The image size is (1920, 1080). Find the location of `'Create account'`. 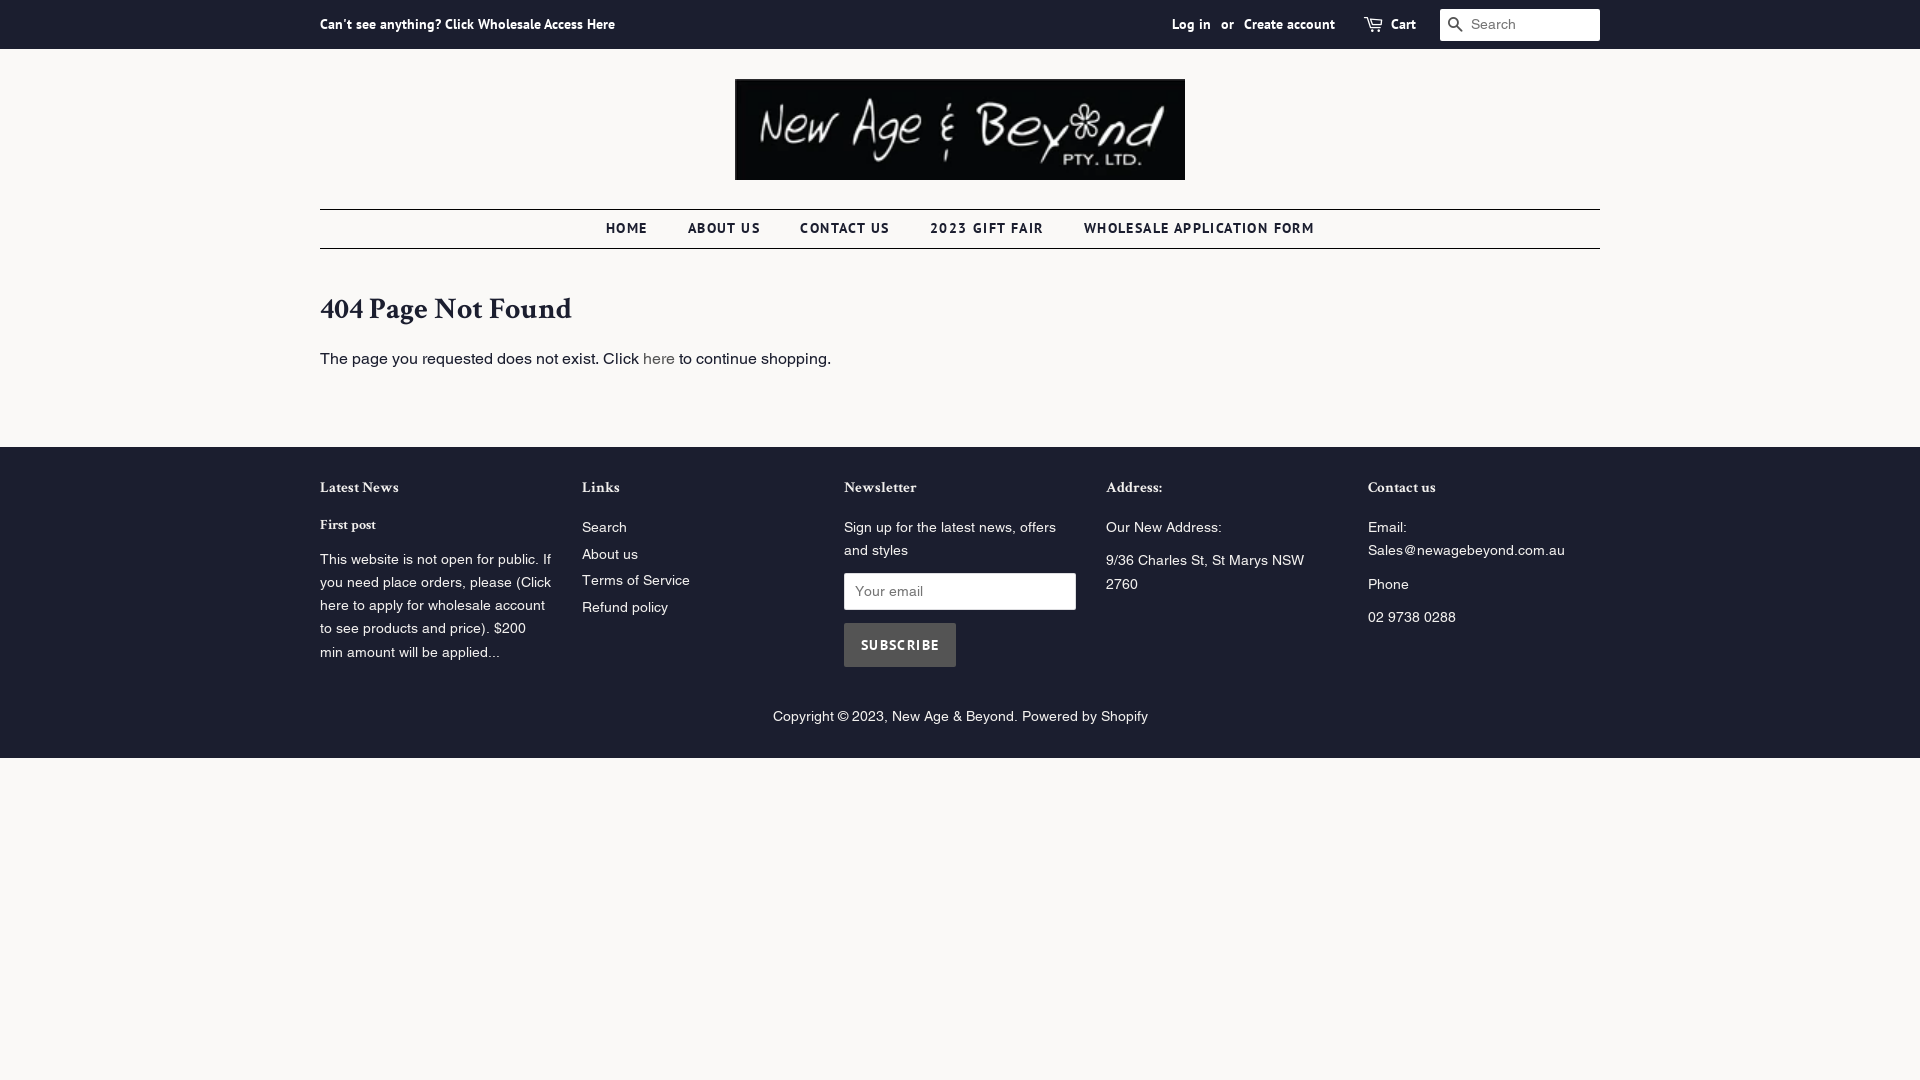

'Create account' is located at coordinates (1289, 23).